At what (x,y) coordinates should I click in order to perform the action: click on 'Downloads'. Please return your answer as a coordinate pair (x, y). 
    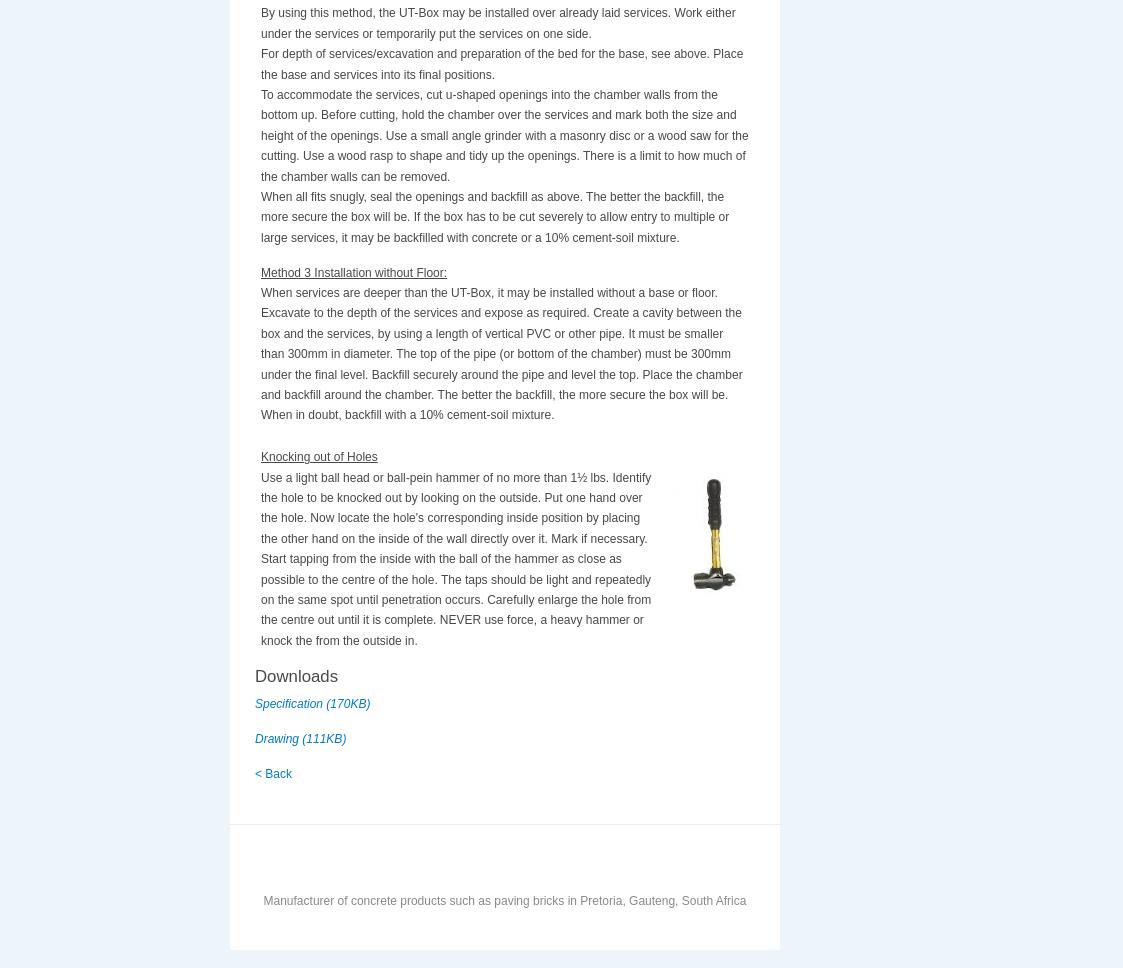
    Looking at the image, I should click on (255, 675).